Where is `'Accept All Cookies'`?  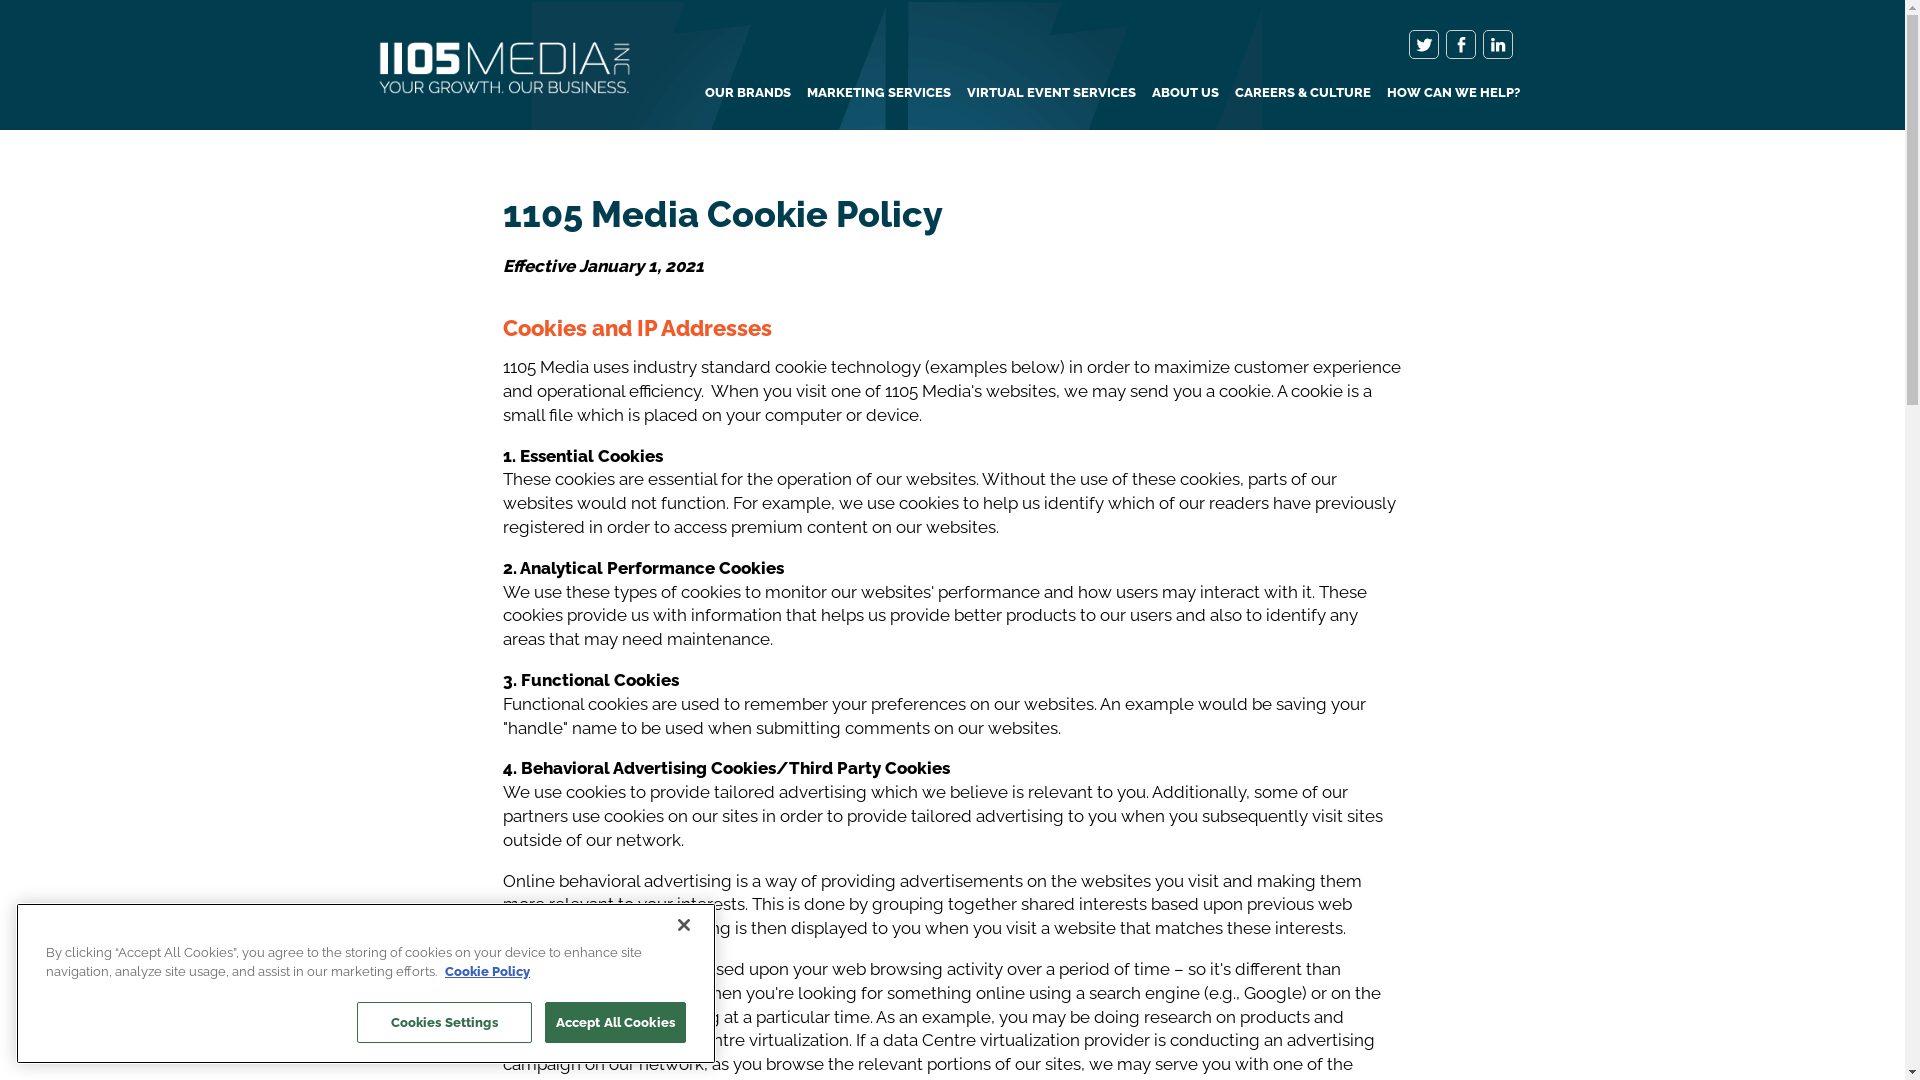 'Accept All Cookies' is located at coordinates (545, 1022).